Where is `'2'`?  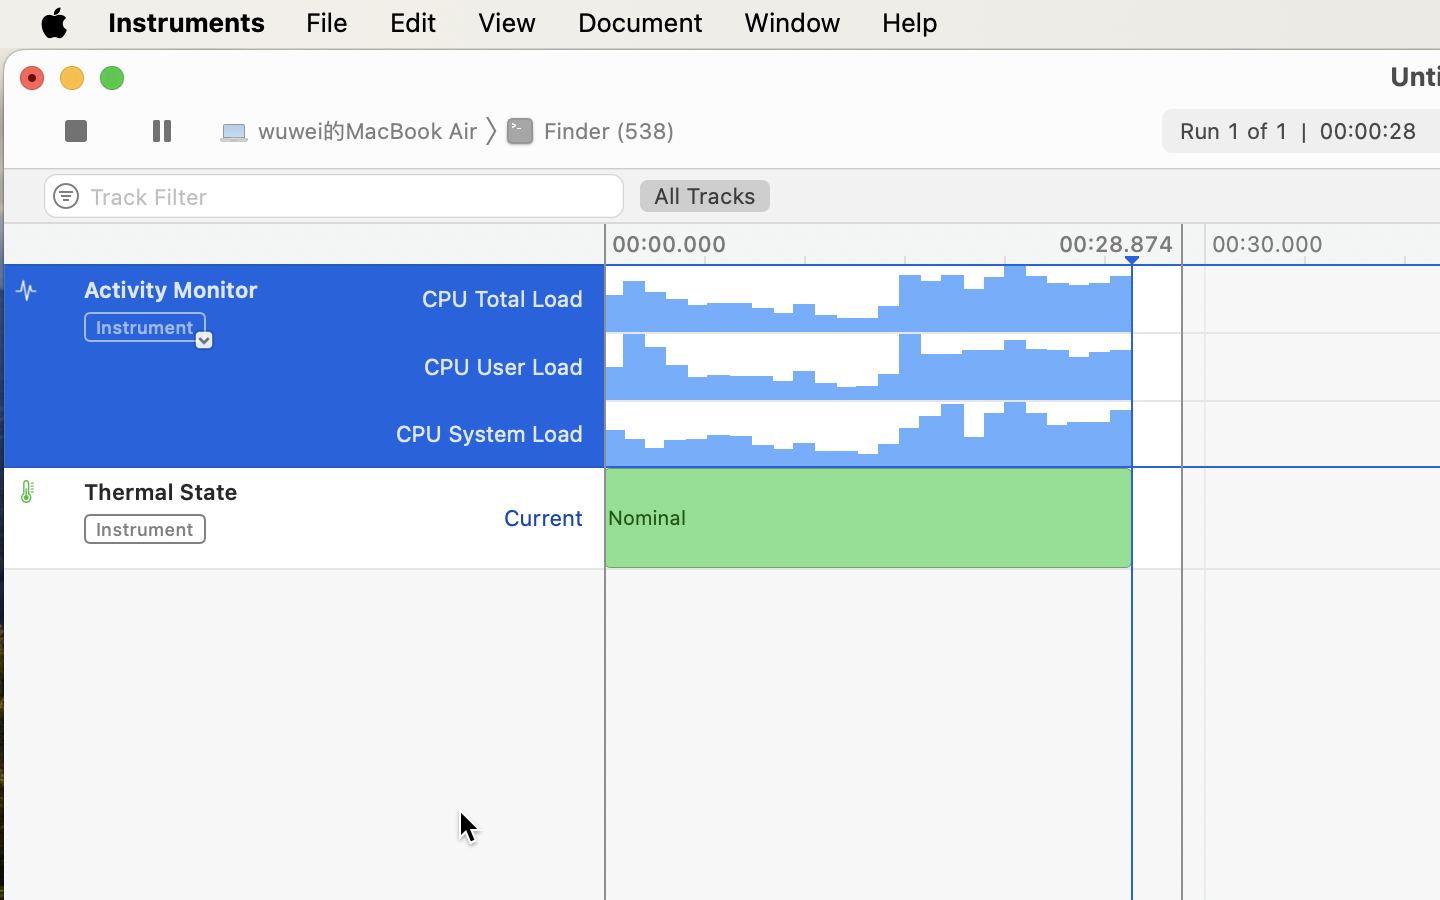 '2' is located at coordinates (76, 136).